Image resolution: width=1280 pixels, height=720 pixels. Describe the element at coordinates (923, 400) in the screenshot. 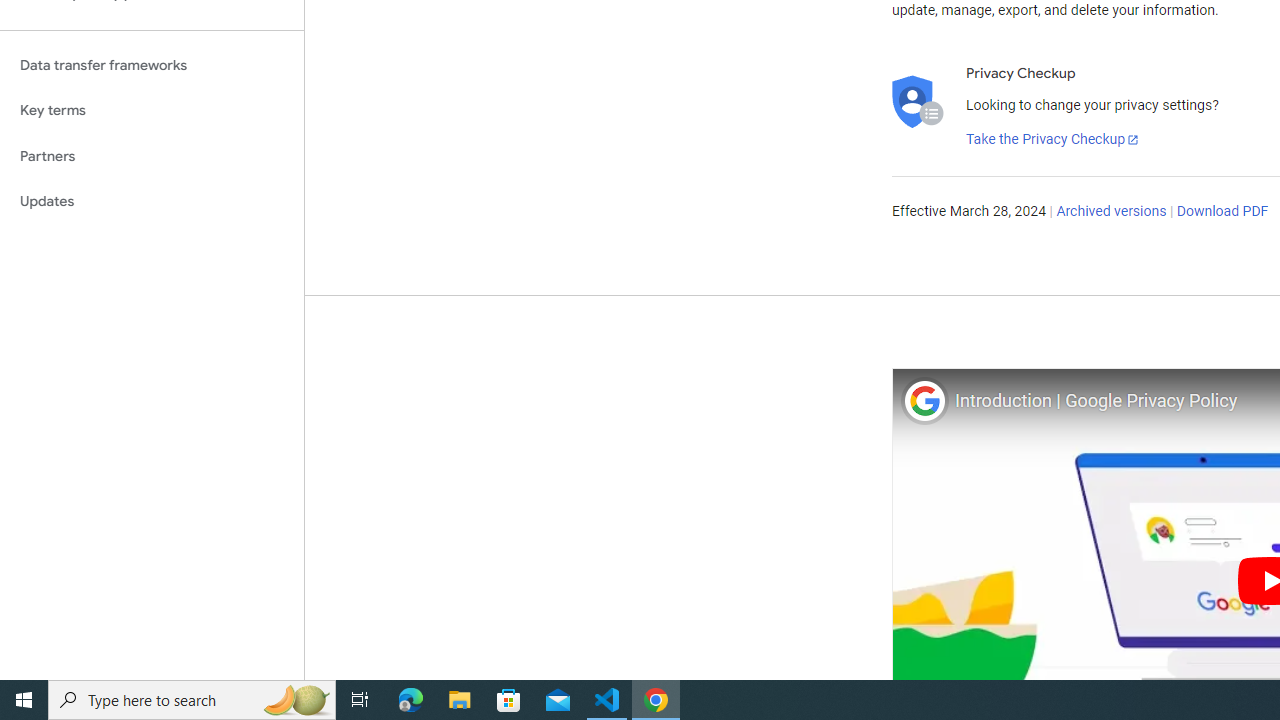

I see `'Photo image of Google'` at that location.